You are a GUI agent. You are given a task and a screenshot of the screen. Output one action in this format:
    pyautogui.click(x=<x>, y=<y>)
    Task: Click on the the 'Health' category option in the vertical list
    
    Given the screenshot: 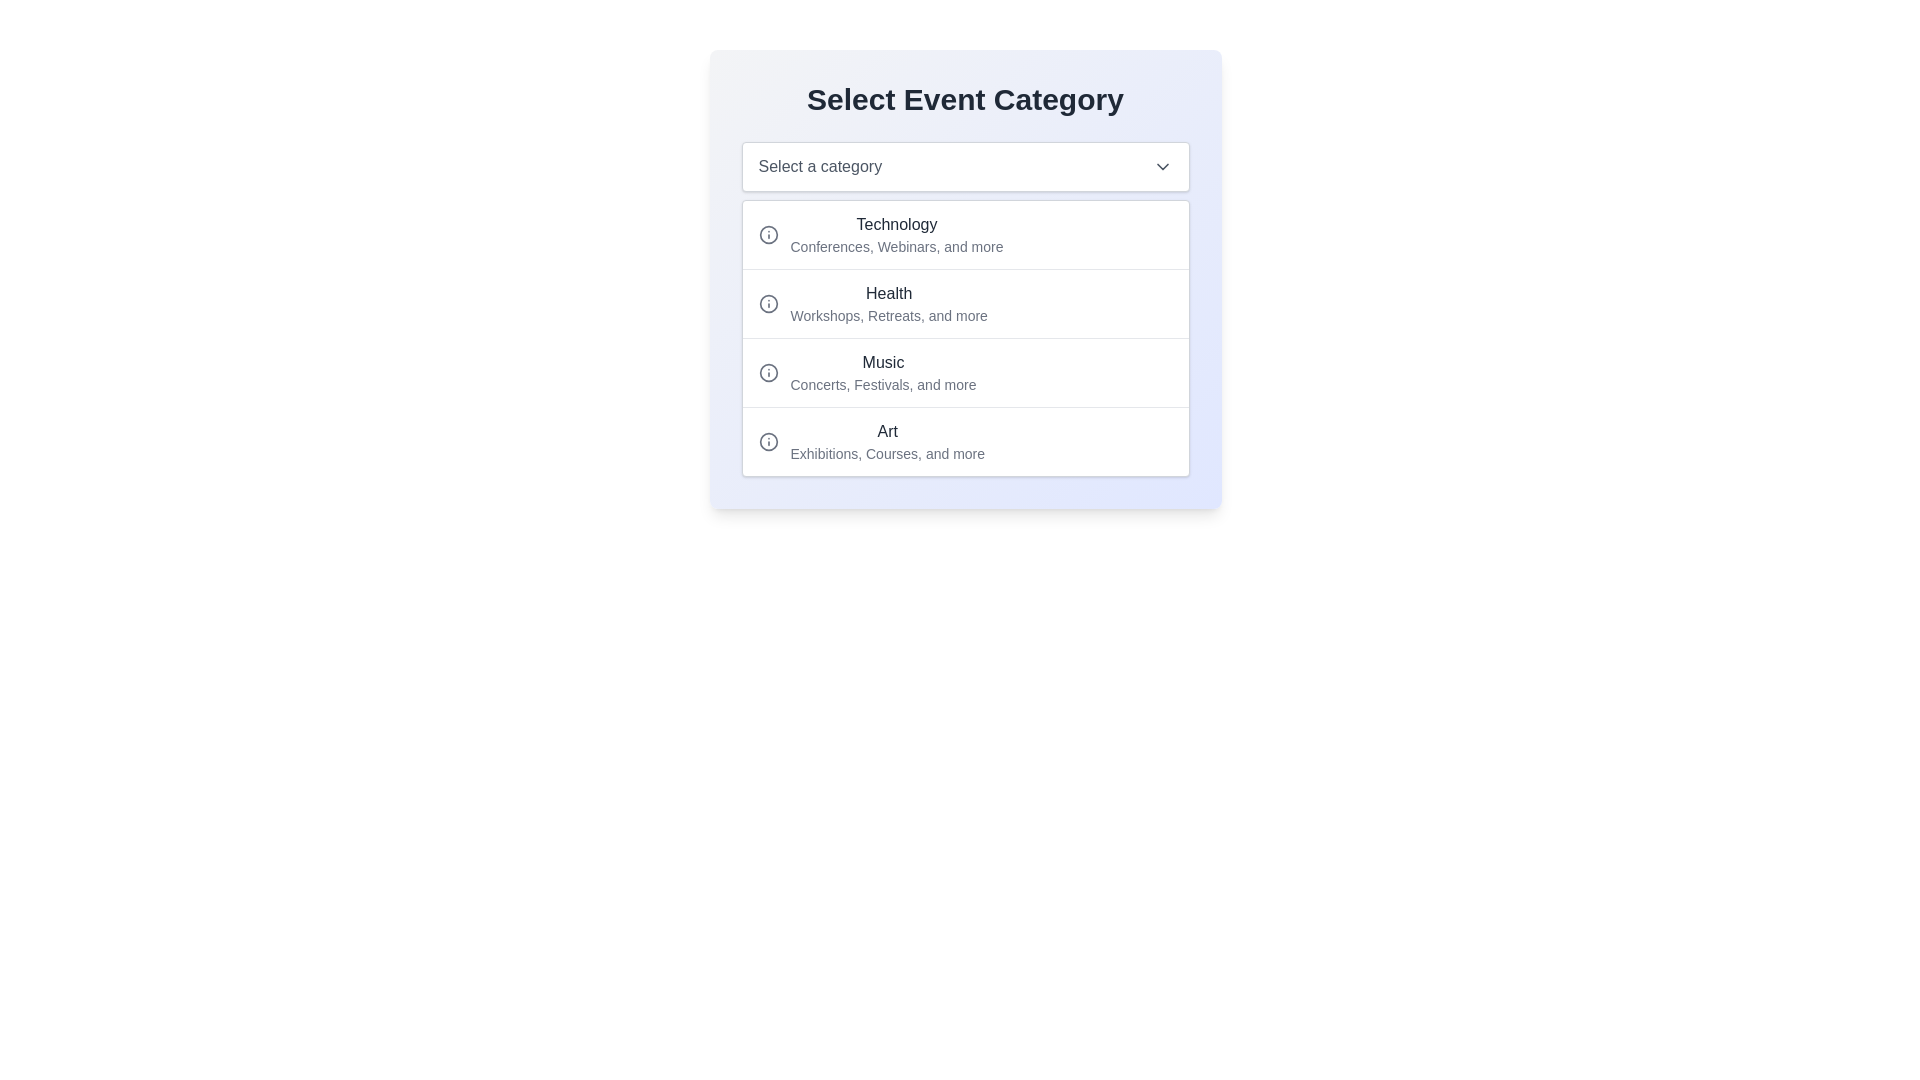 What is the action you would take?
    pyautogui.click(x=888, y=304)
    